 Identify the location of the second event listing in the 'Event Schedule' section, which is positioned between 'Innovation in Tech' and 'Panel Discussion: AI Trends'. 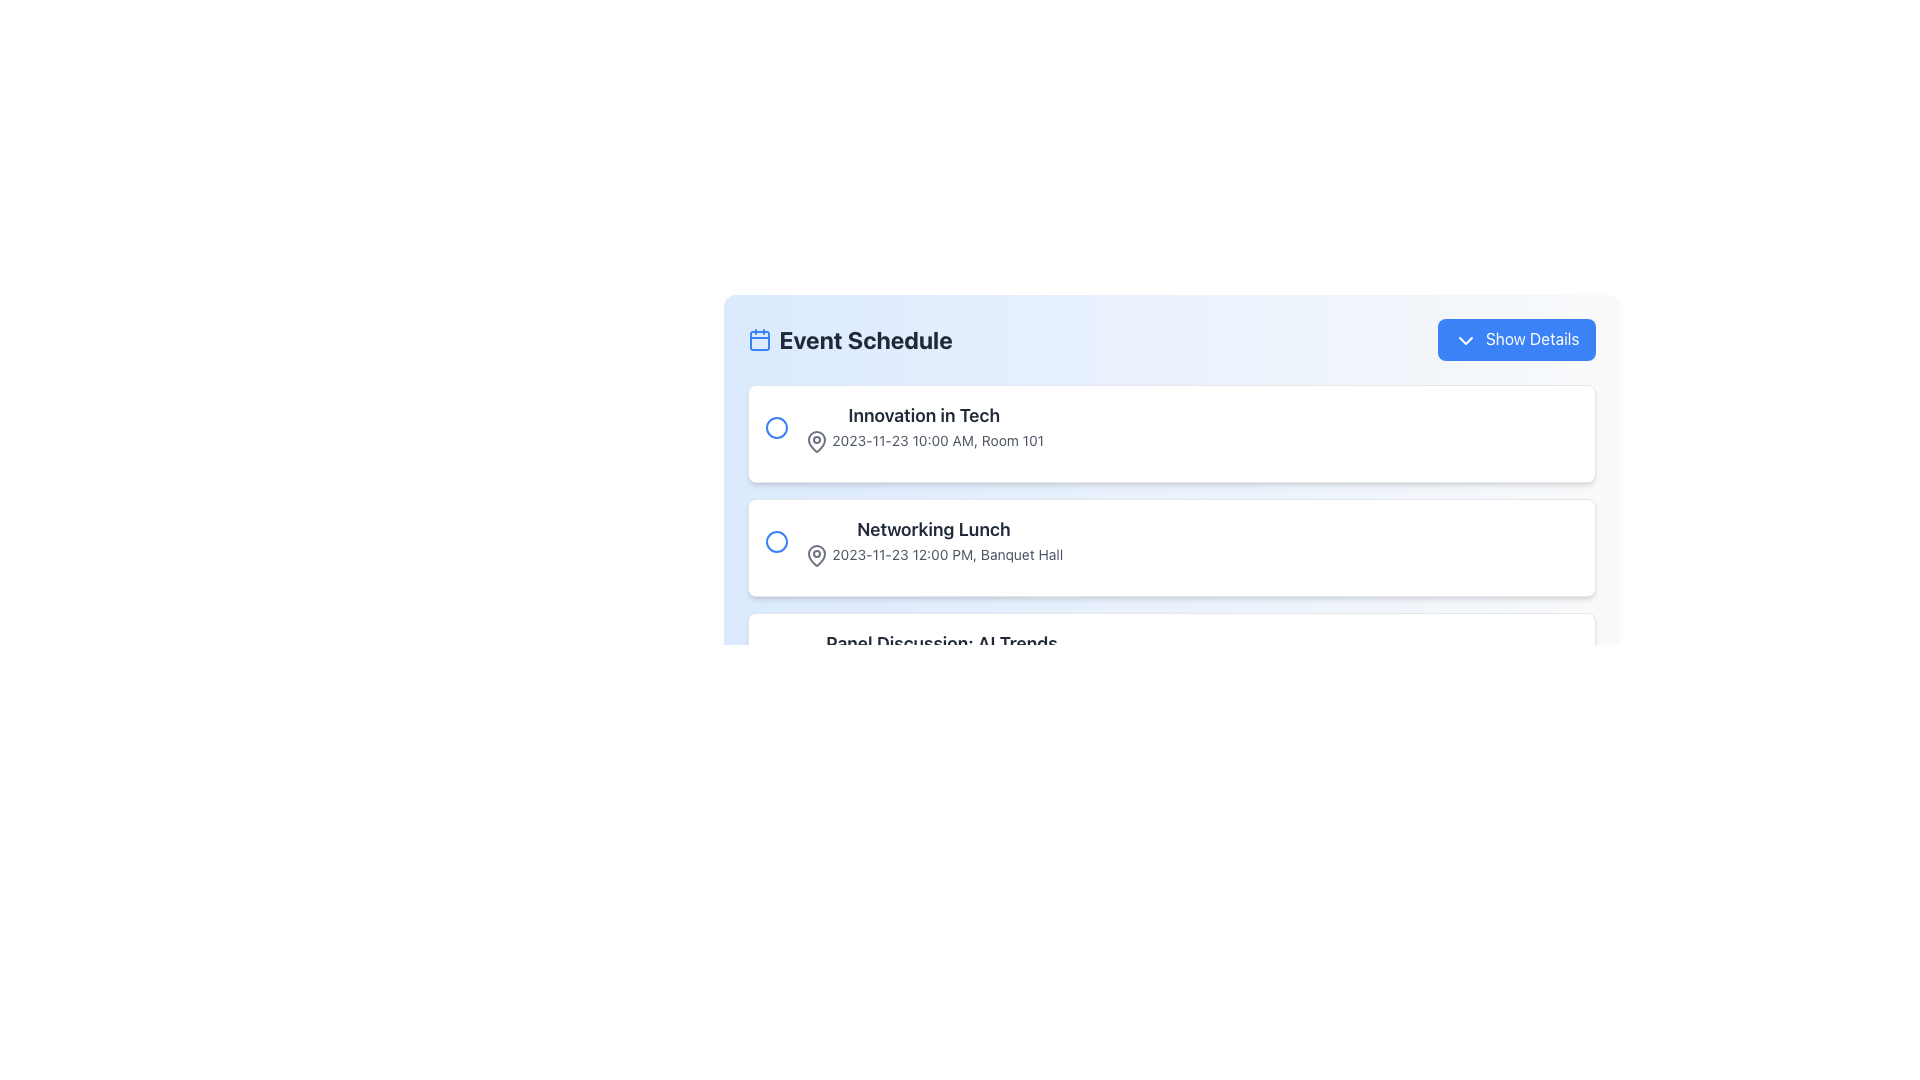
(1171, 541).